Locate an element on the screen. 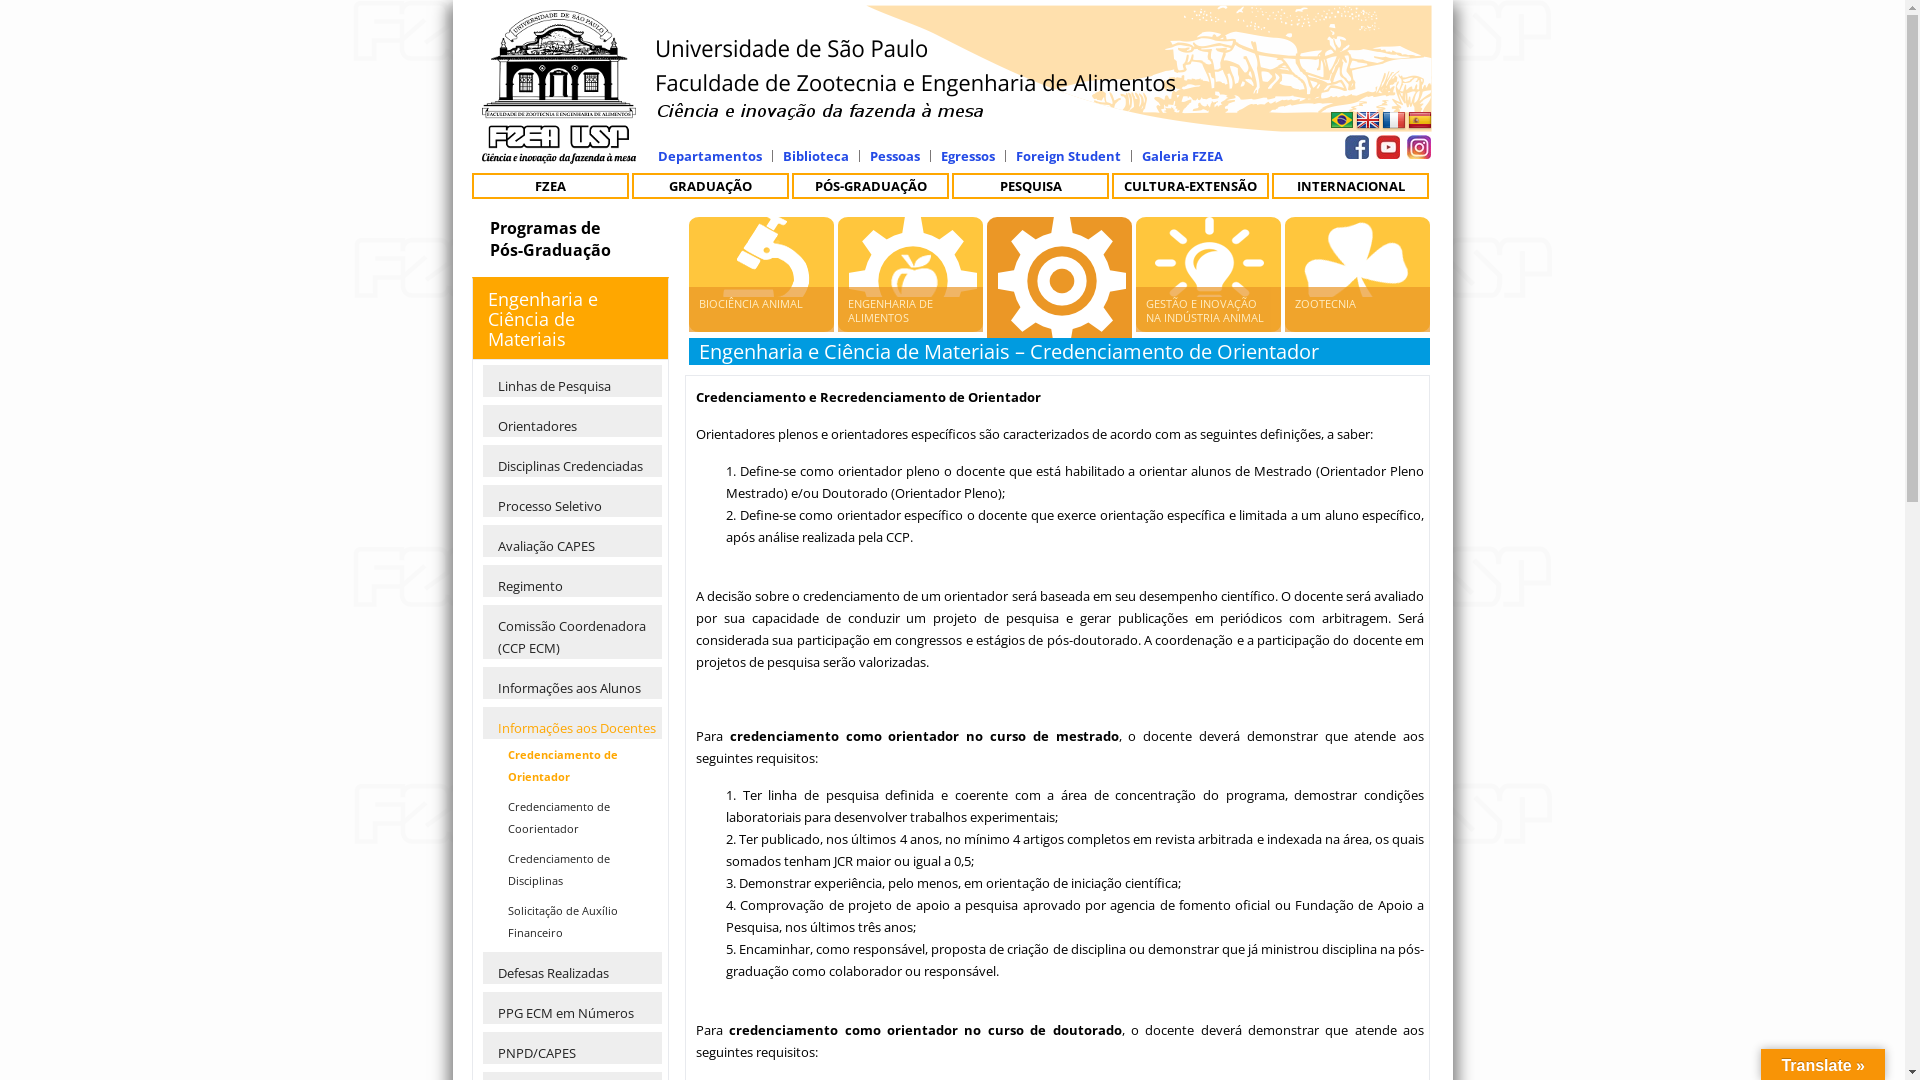  'French' is located at coordinates (1392, 119).